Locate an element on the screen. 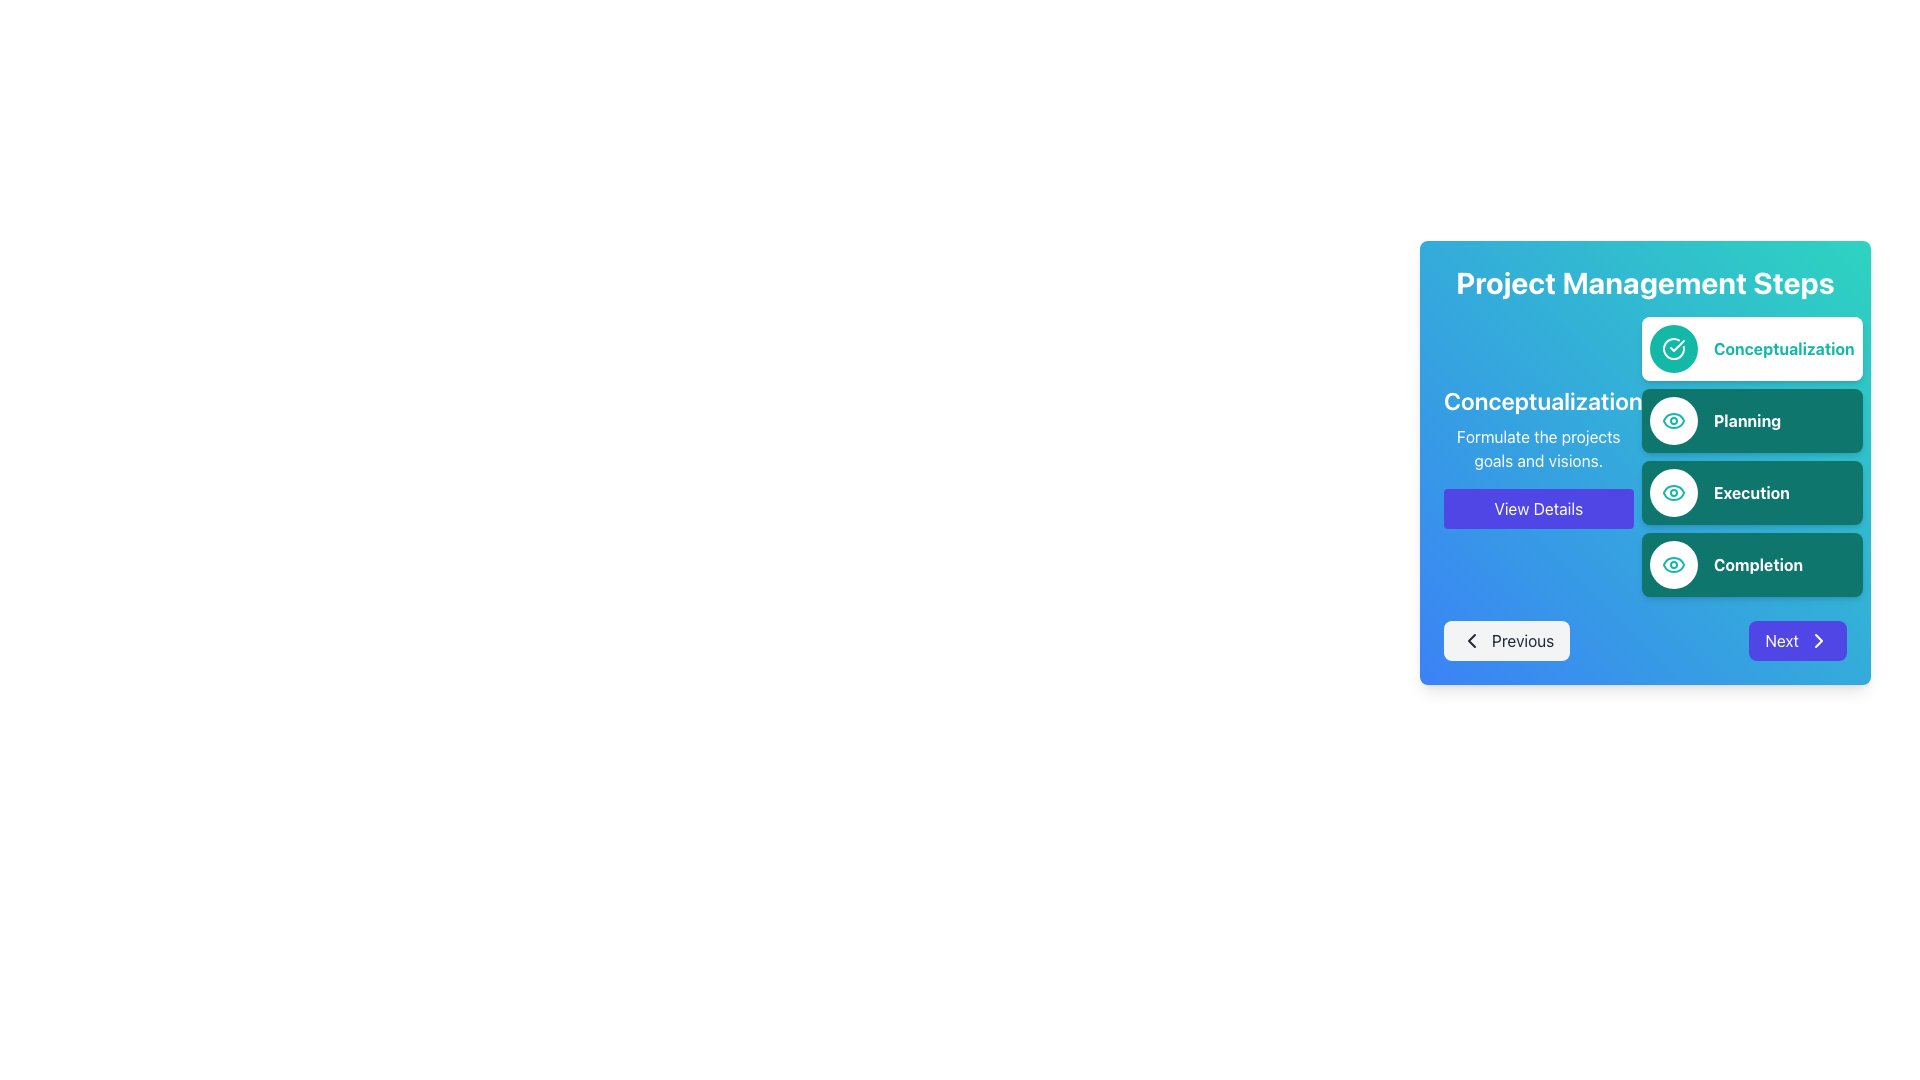 Image resolution: width=1920 pixels, height=1080 pixels. the 'Execution' button is located at coordinates (1751, 493).